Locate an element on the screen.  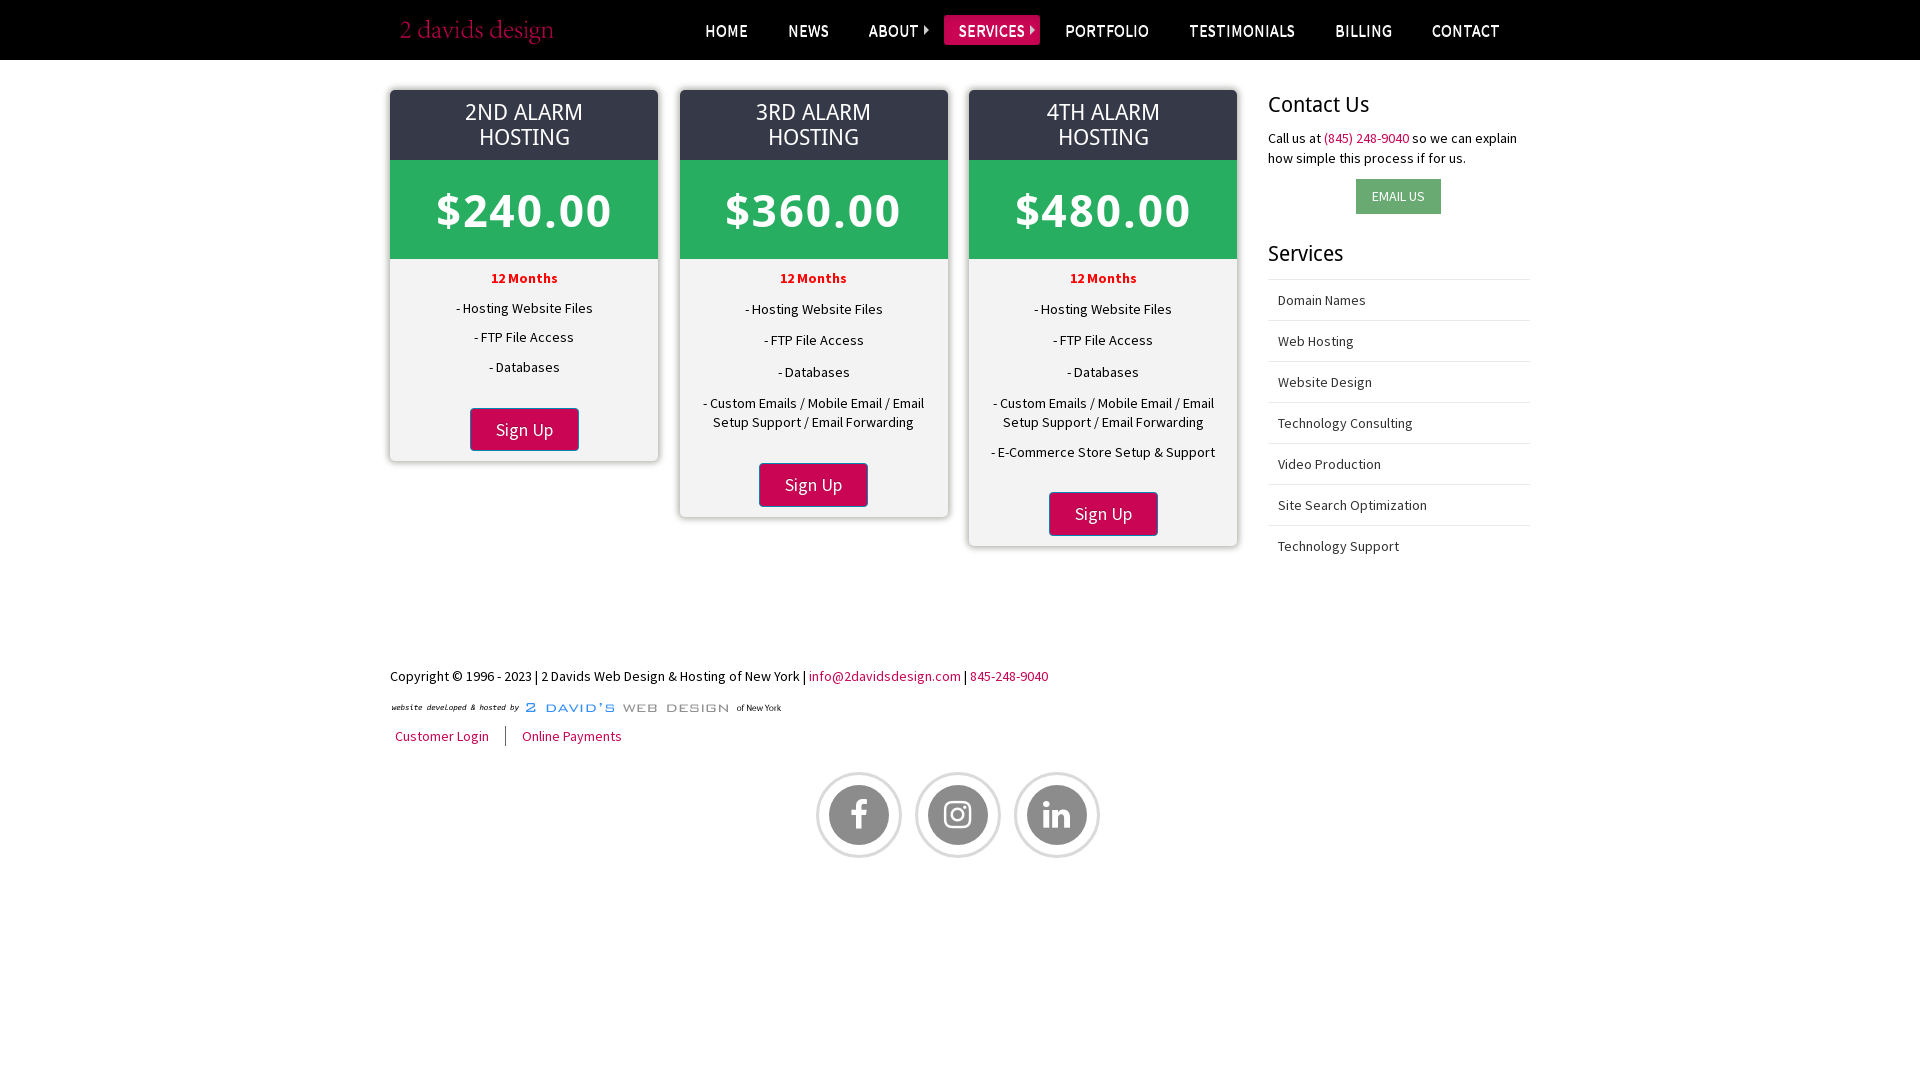
'EMAIL US' is located at coordinates (1397, 196).